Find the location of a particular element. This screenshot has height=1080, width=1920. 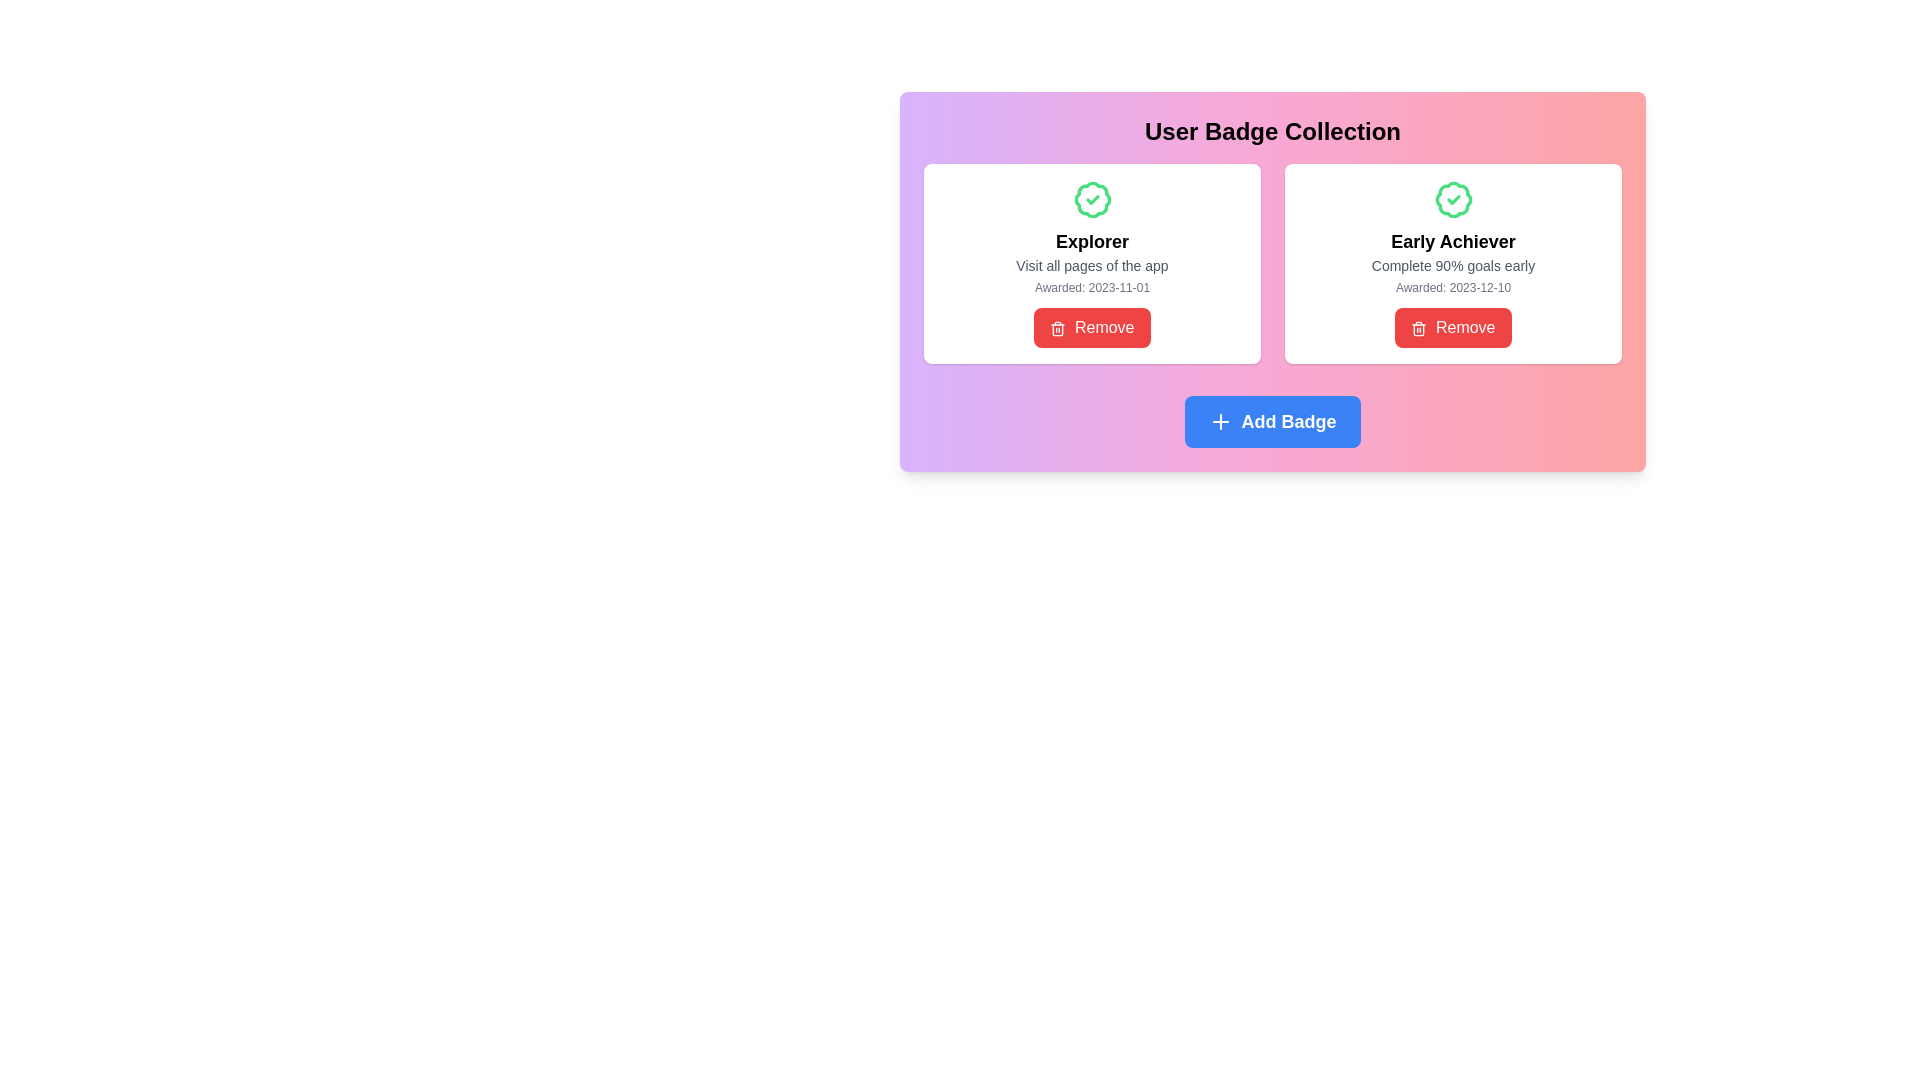

the text element displaying 'User Badge Collection', which is prominently positioned at the top-center of its card-like section is located at coordinates (1271, 131).